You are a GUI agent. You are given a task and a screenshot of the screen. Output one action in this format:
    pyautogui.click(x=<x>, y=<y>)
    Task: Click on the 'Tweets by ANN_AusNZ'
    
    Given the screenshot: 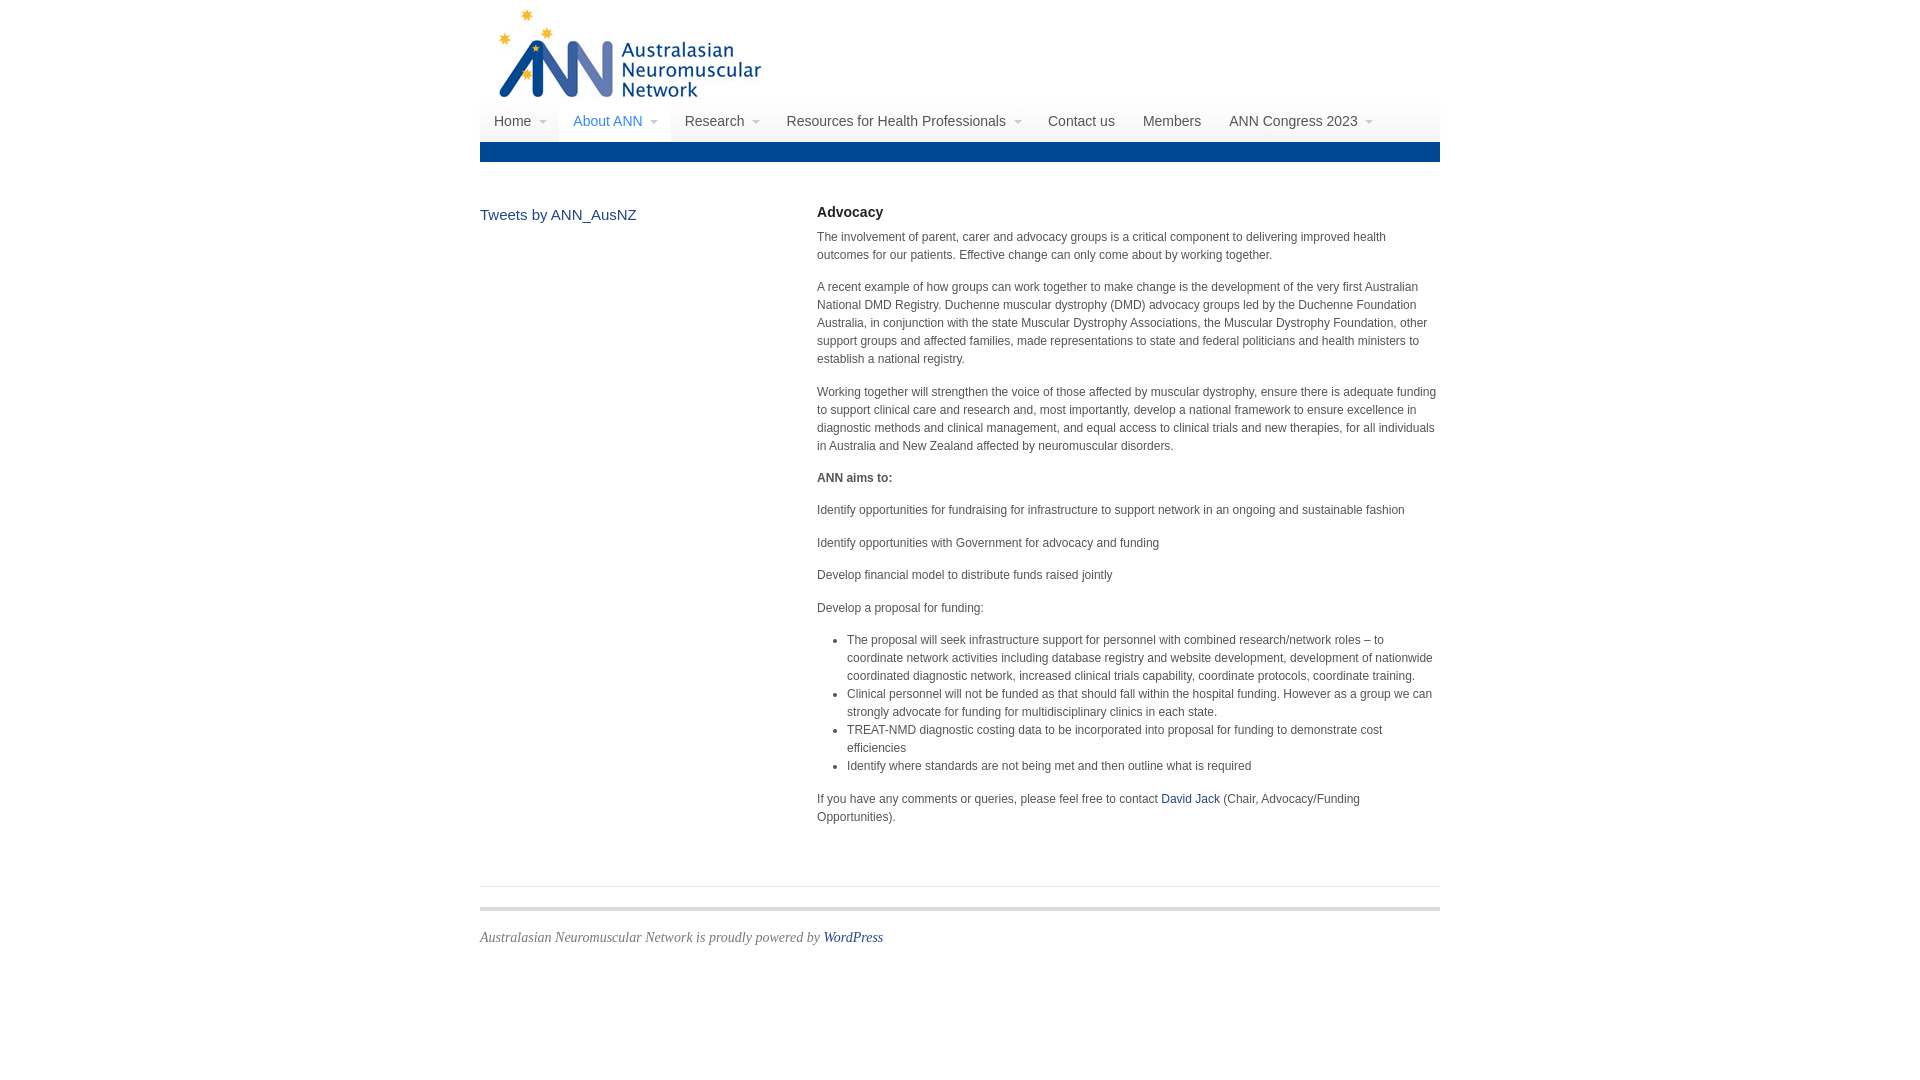 What is the action you would take?
    pyautogui.click(x=480, y=214)
    